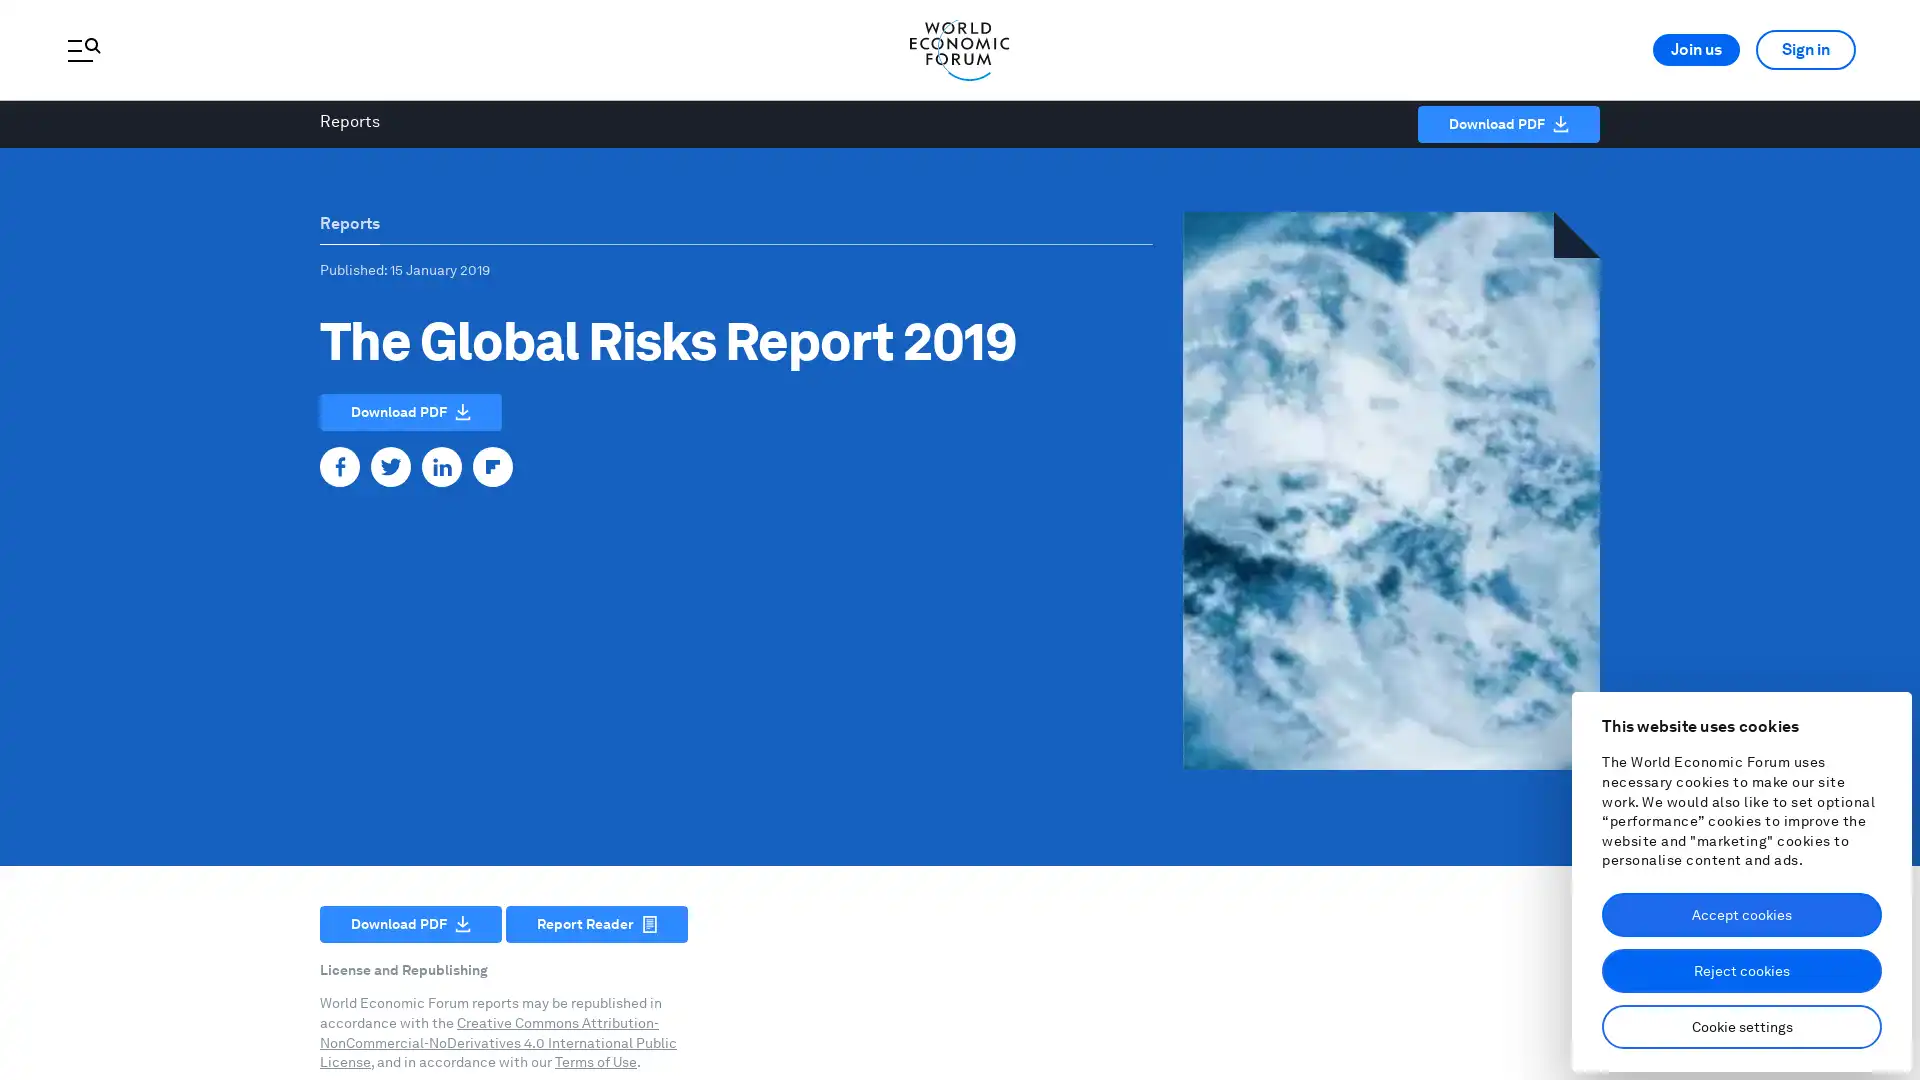 The width and height of the screenshot is (1920, 1080). I want to click on Reject cookies, so click(1741, 970).